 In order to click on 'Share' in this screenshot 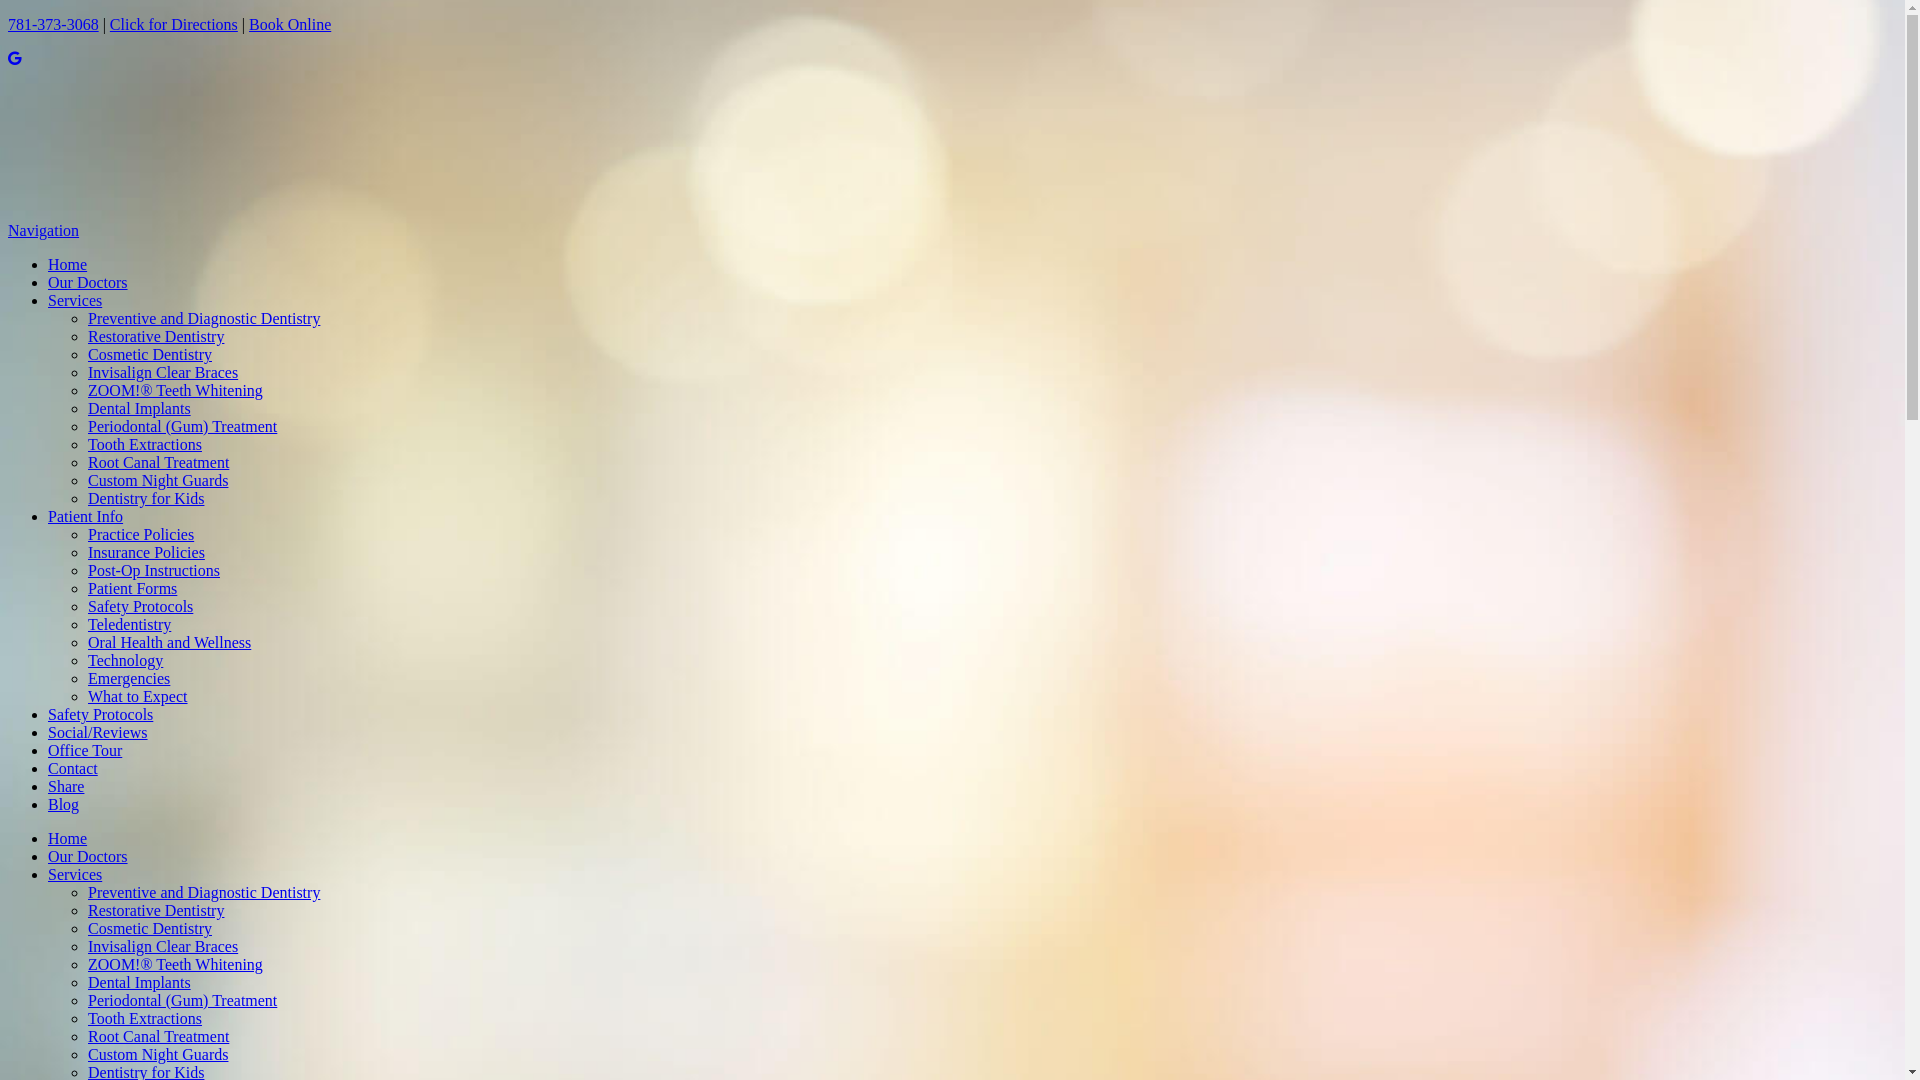, I will do `click(66, 785)`.